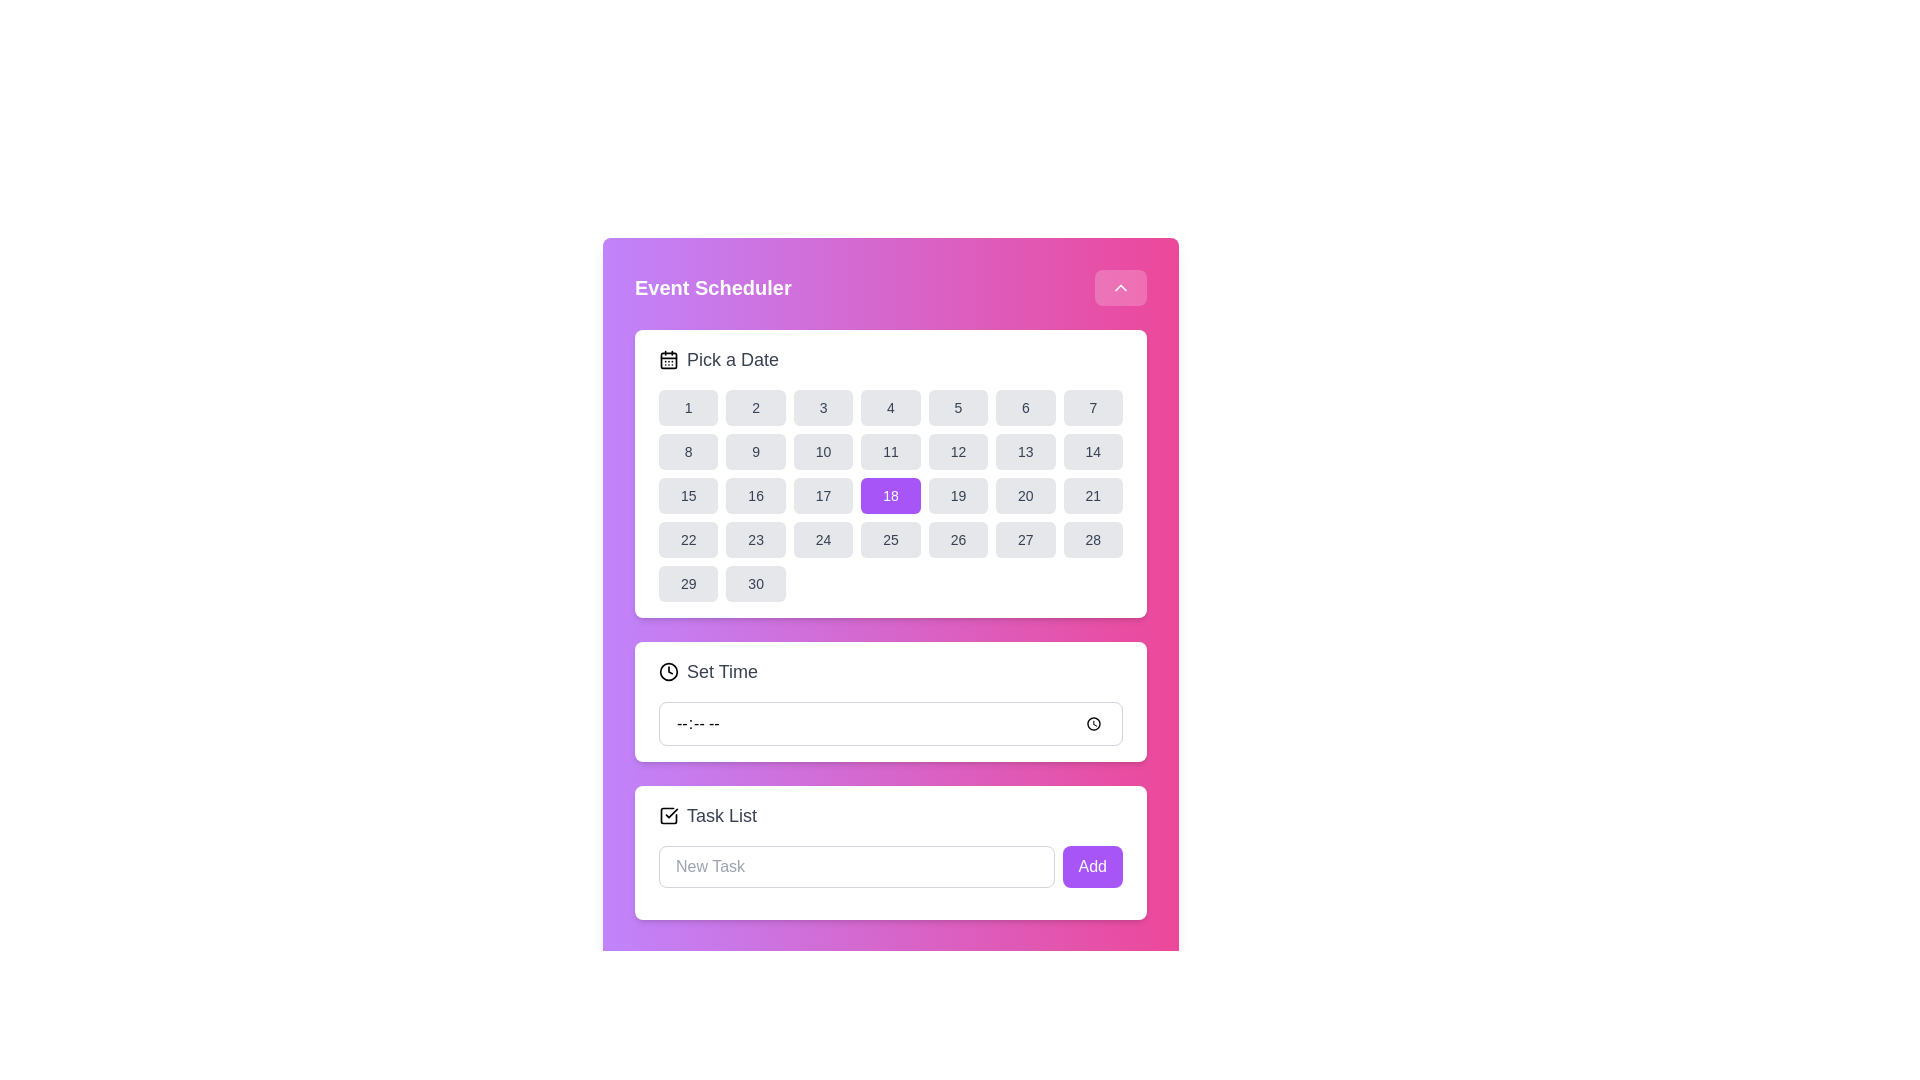 This screenshot has width=1920, height=1080. I want to click on the date selection icon located at the top-left corner of the 'Pick a Date' section, so click(668, 358).